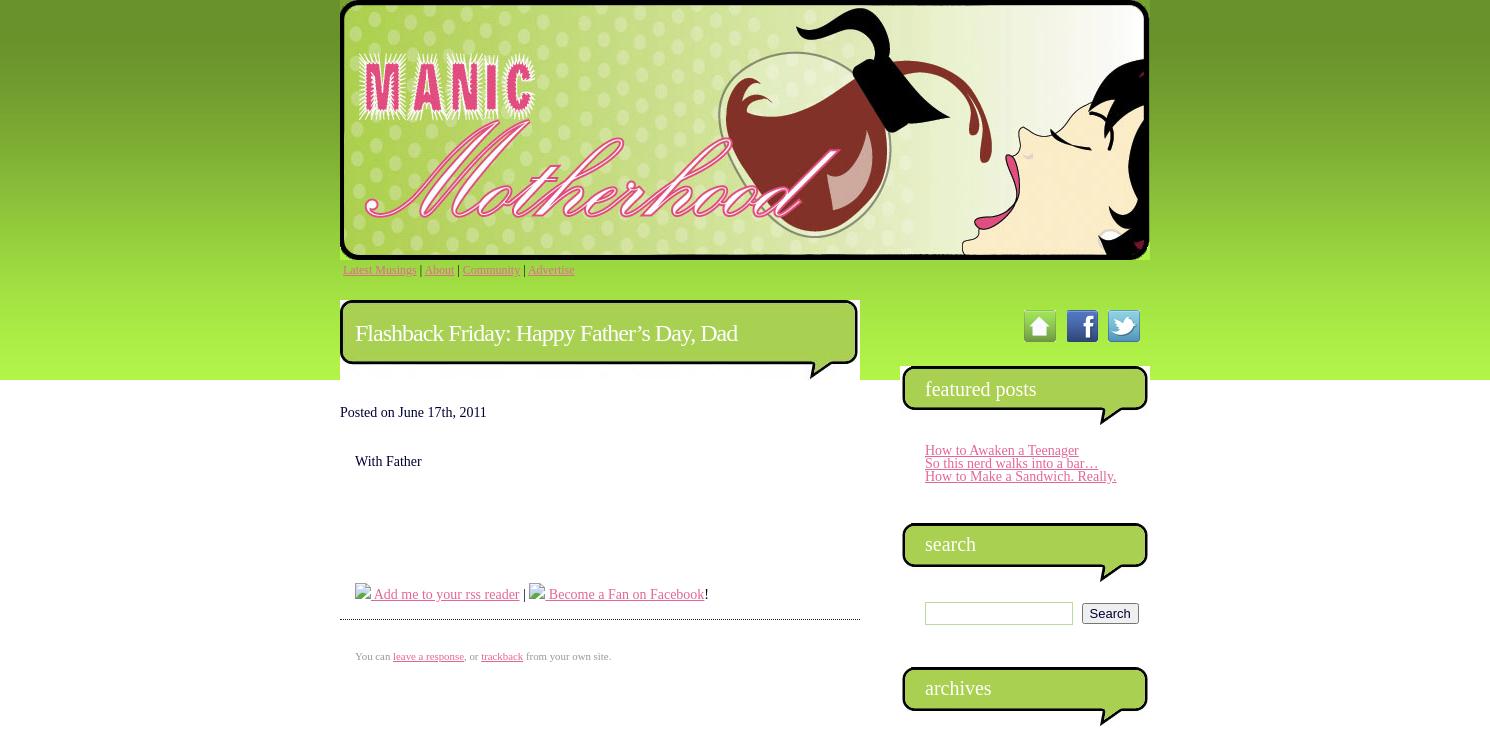 The height and width of the screenshot is (734, 1490). What do you see at coordinates (1019, 476) in the screenshot?
I see `'How to Make a Sandwich. Really.'` at bounding box center [1019, 476].